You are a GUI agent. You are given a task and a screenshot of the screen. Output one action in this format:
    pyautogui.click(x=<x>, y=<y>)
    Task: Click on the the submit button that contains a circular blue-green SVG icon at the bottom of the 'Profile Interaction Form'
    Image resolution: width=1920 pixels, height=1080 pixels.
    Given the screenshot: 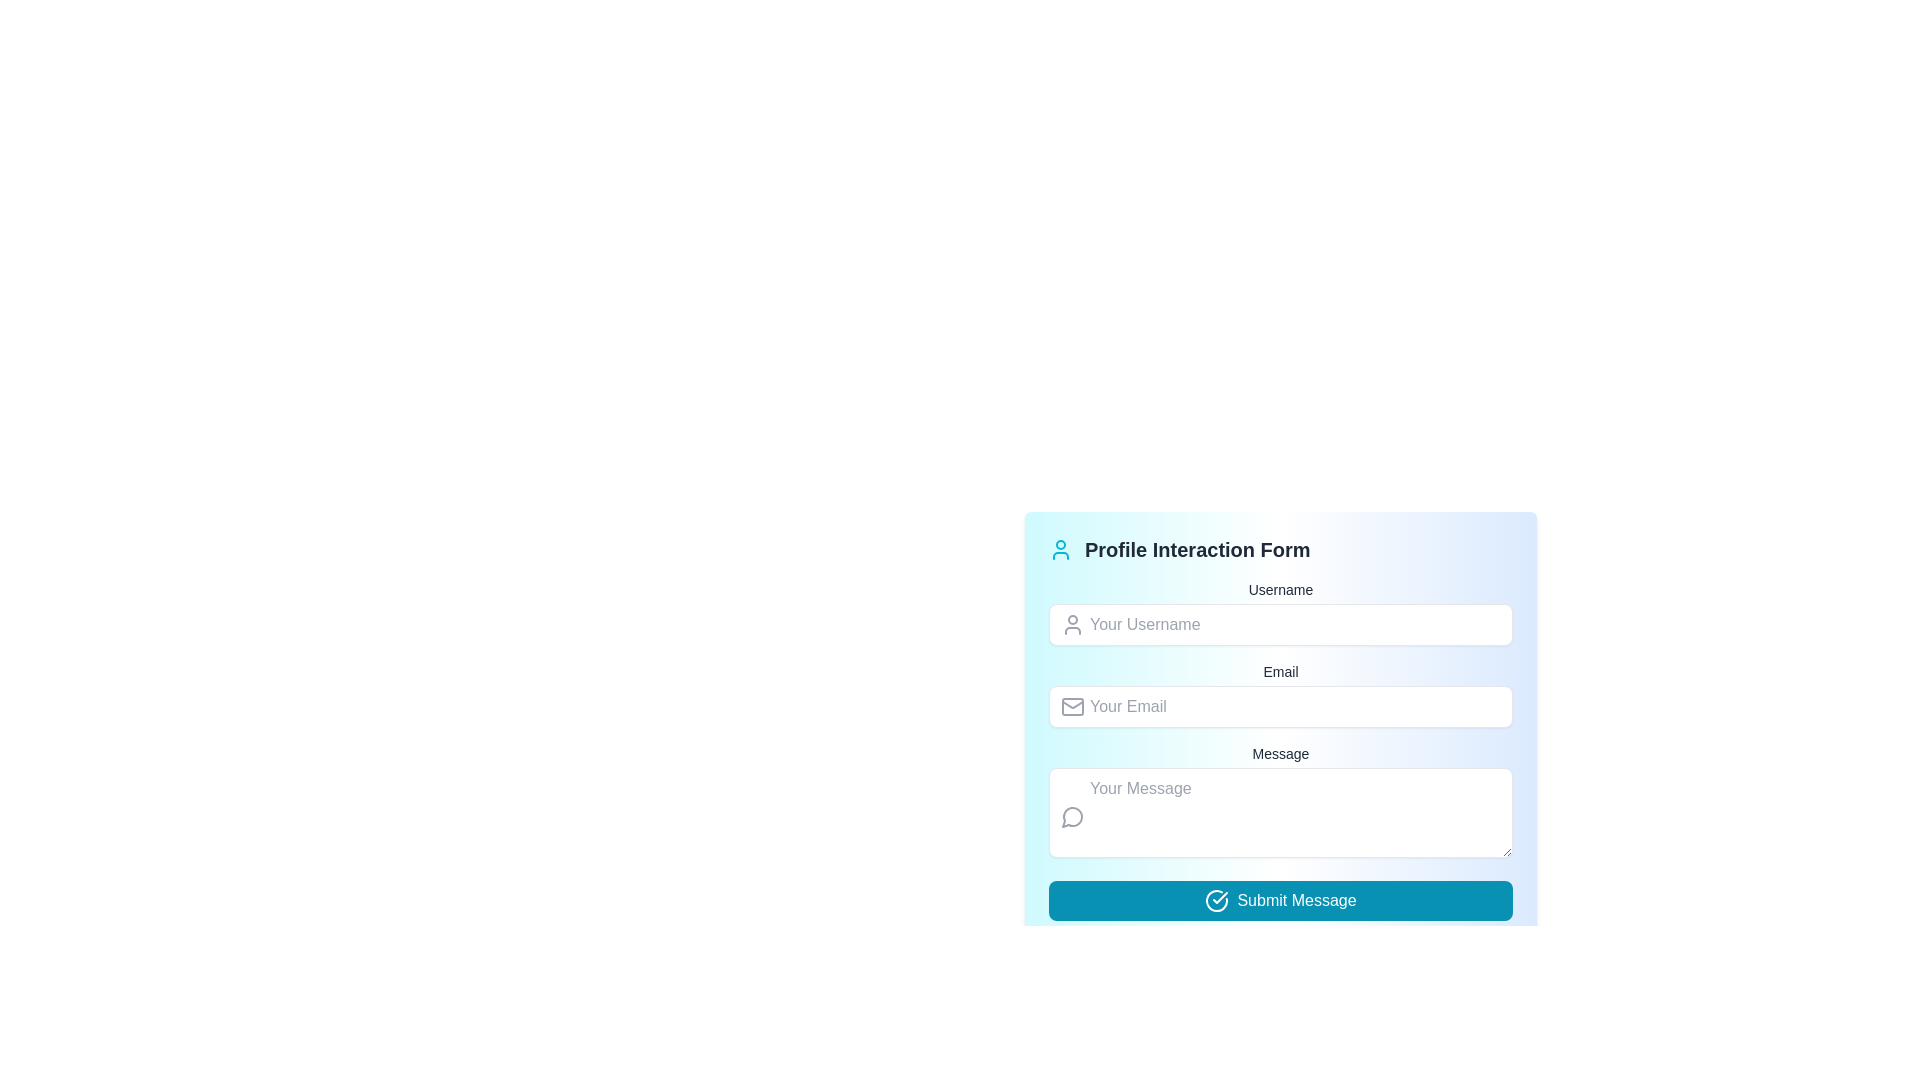 What is the action you would take?
    pyautogui.click(x=1216, y=901)
    